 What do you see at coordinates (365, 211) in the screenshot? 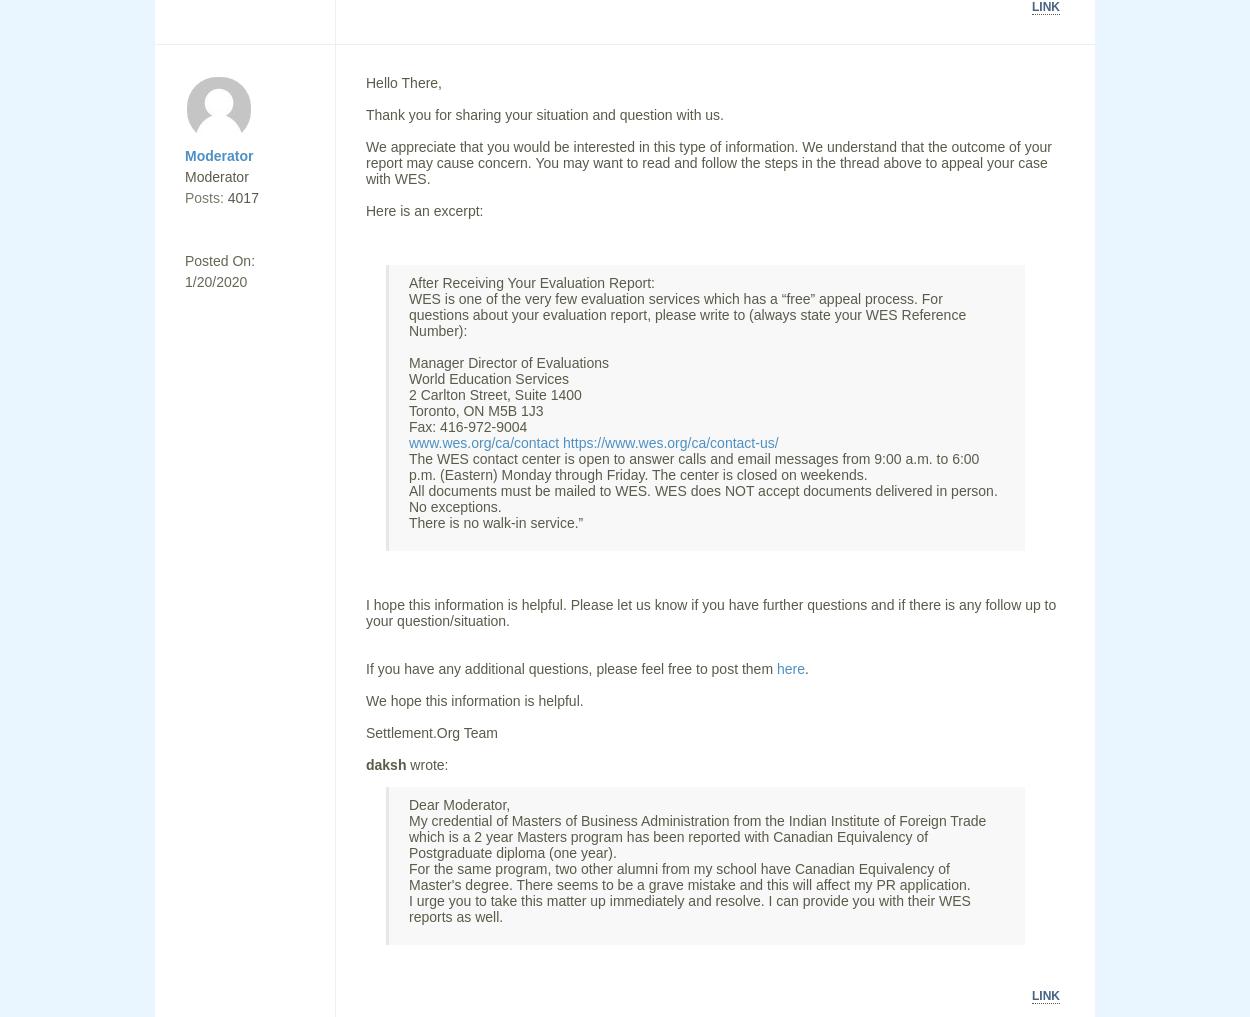
I see `'Here is an excerpt:'` at bounding box center [365, 211].